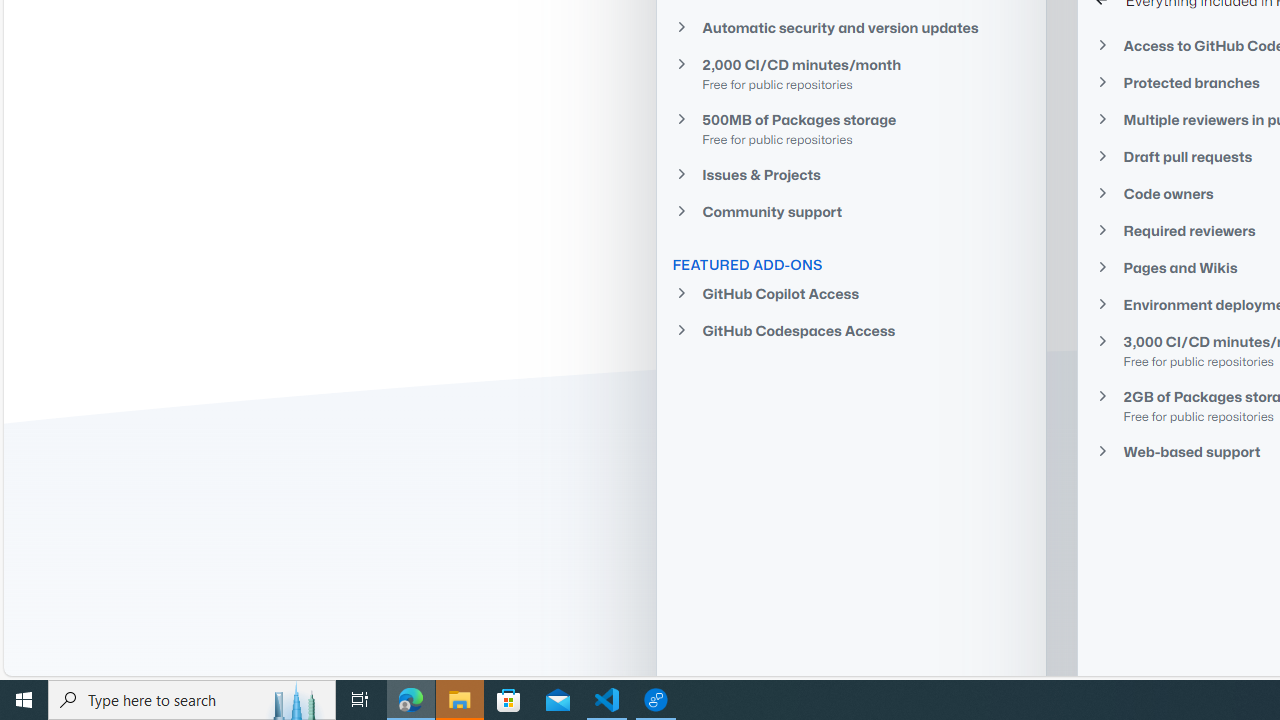  Describe the element at coordinates (851, 128) in the screenshot. I see `'500MB of Packages storage Free for public repositories'` at that location.